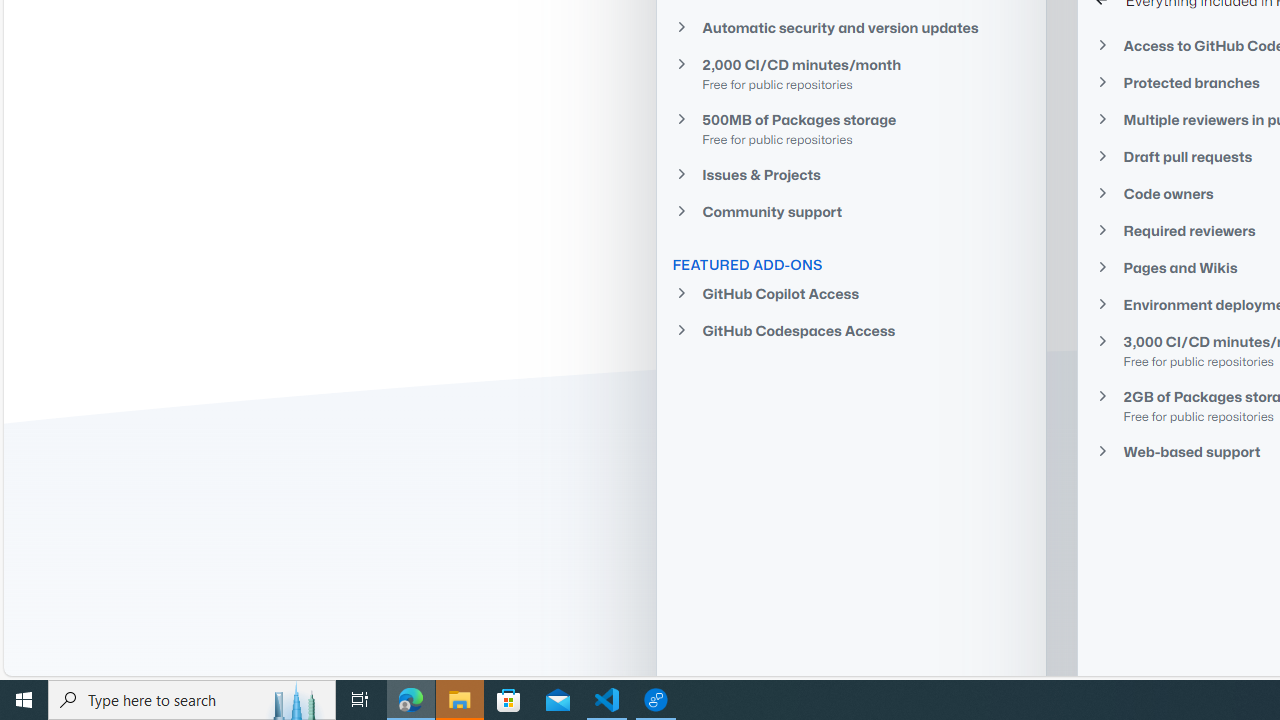  Describe the element at coordinates (851, 128) in the screenshot. I see `'500MB of Packages storage Free for public repositories'` at that location.